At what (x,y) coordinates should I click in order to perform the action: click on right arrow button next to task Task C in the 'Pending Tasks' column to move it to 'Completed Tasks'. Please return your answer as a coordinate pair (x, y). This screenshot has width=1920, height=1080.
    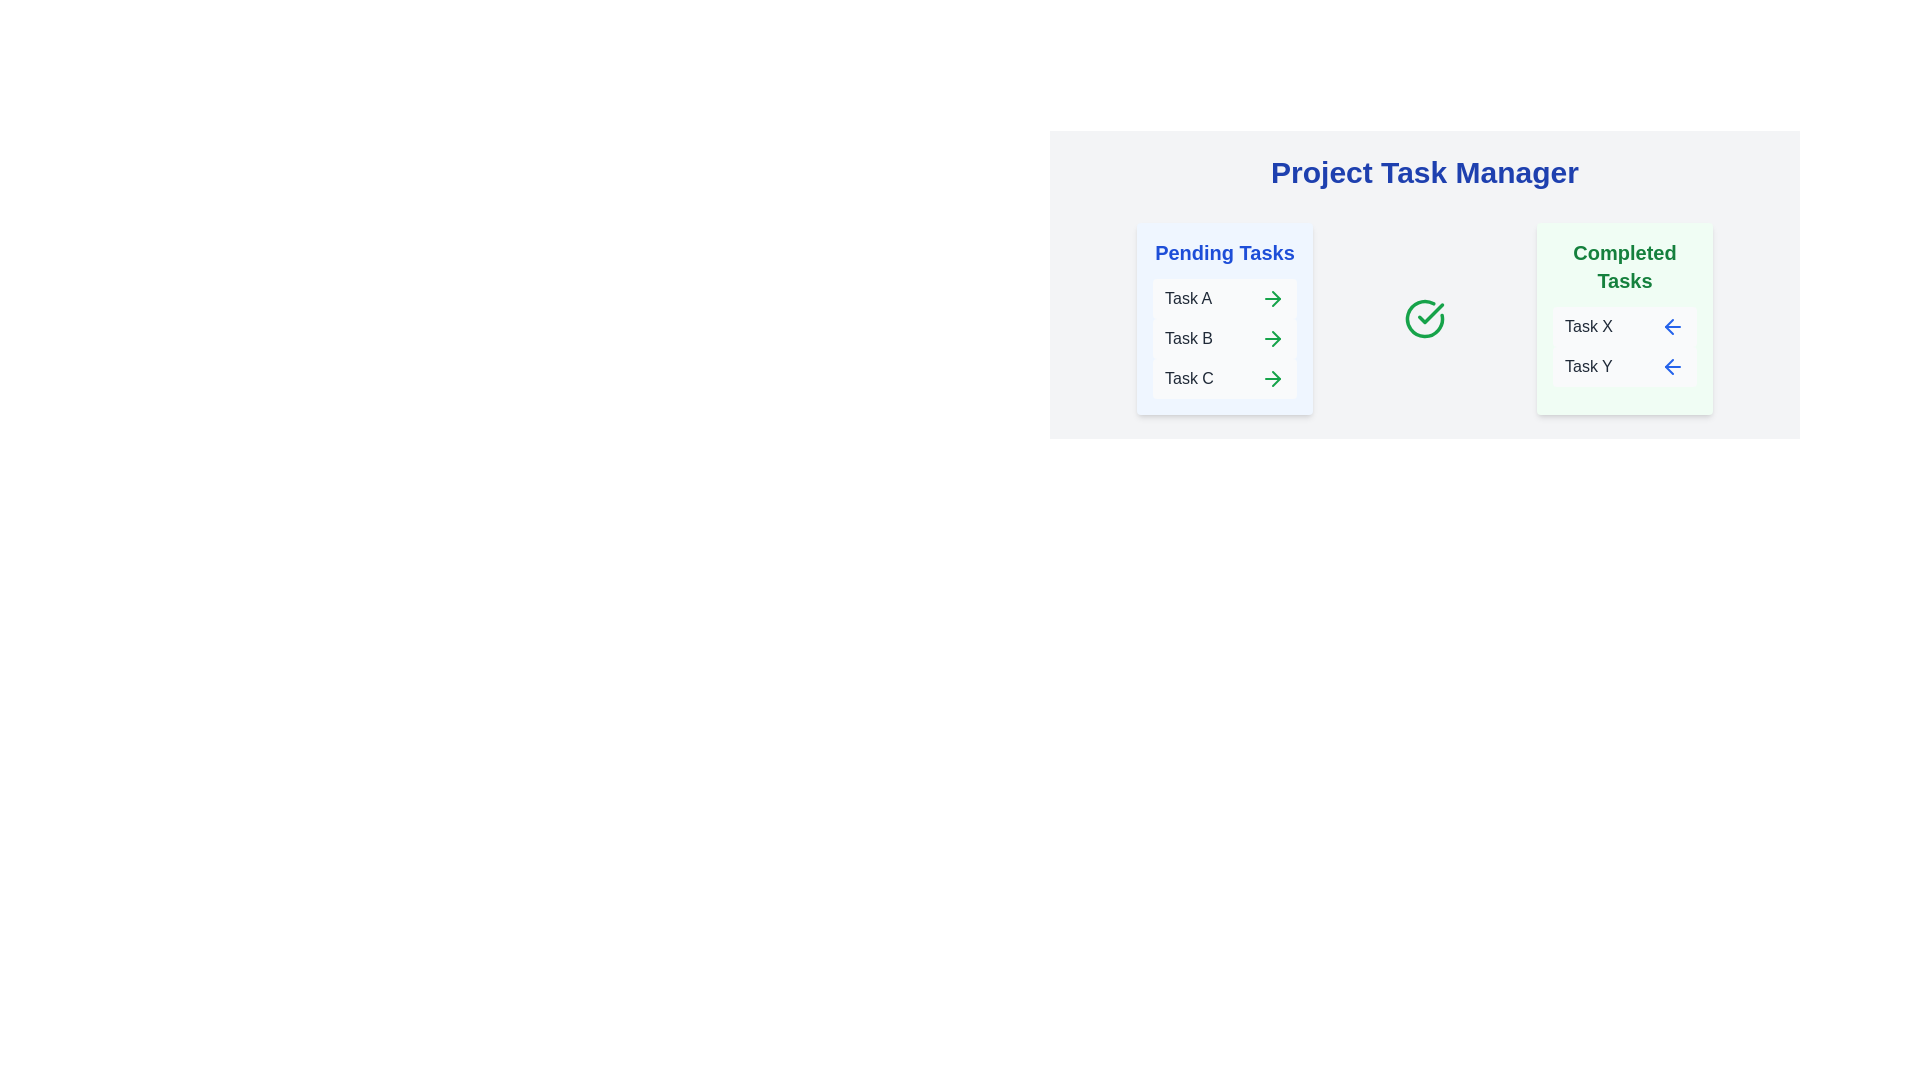
    Looking at the image, I should click on (1271, 378).